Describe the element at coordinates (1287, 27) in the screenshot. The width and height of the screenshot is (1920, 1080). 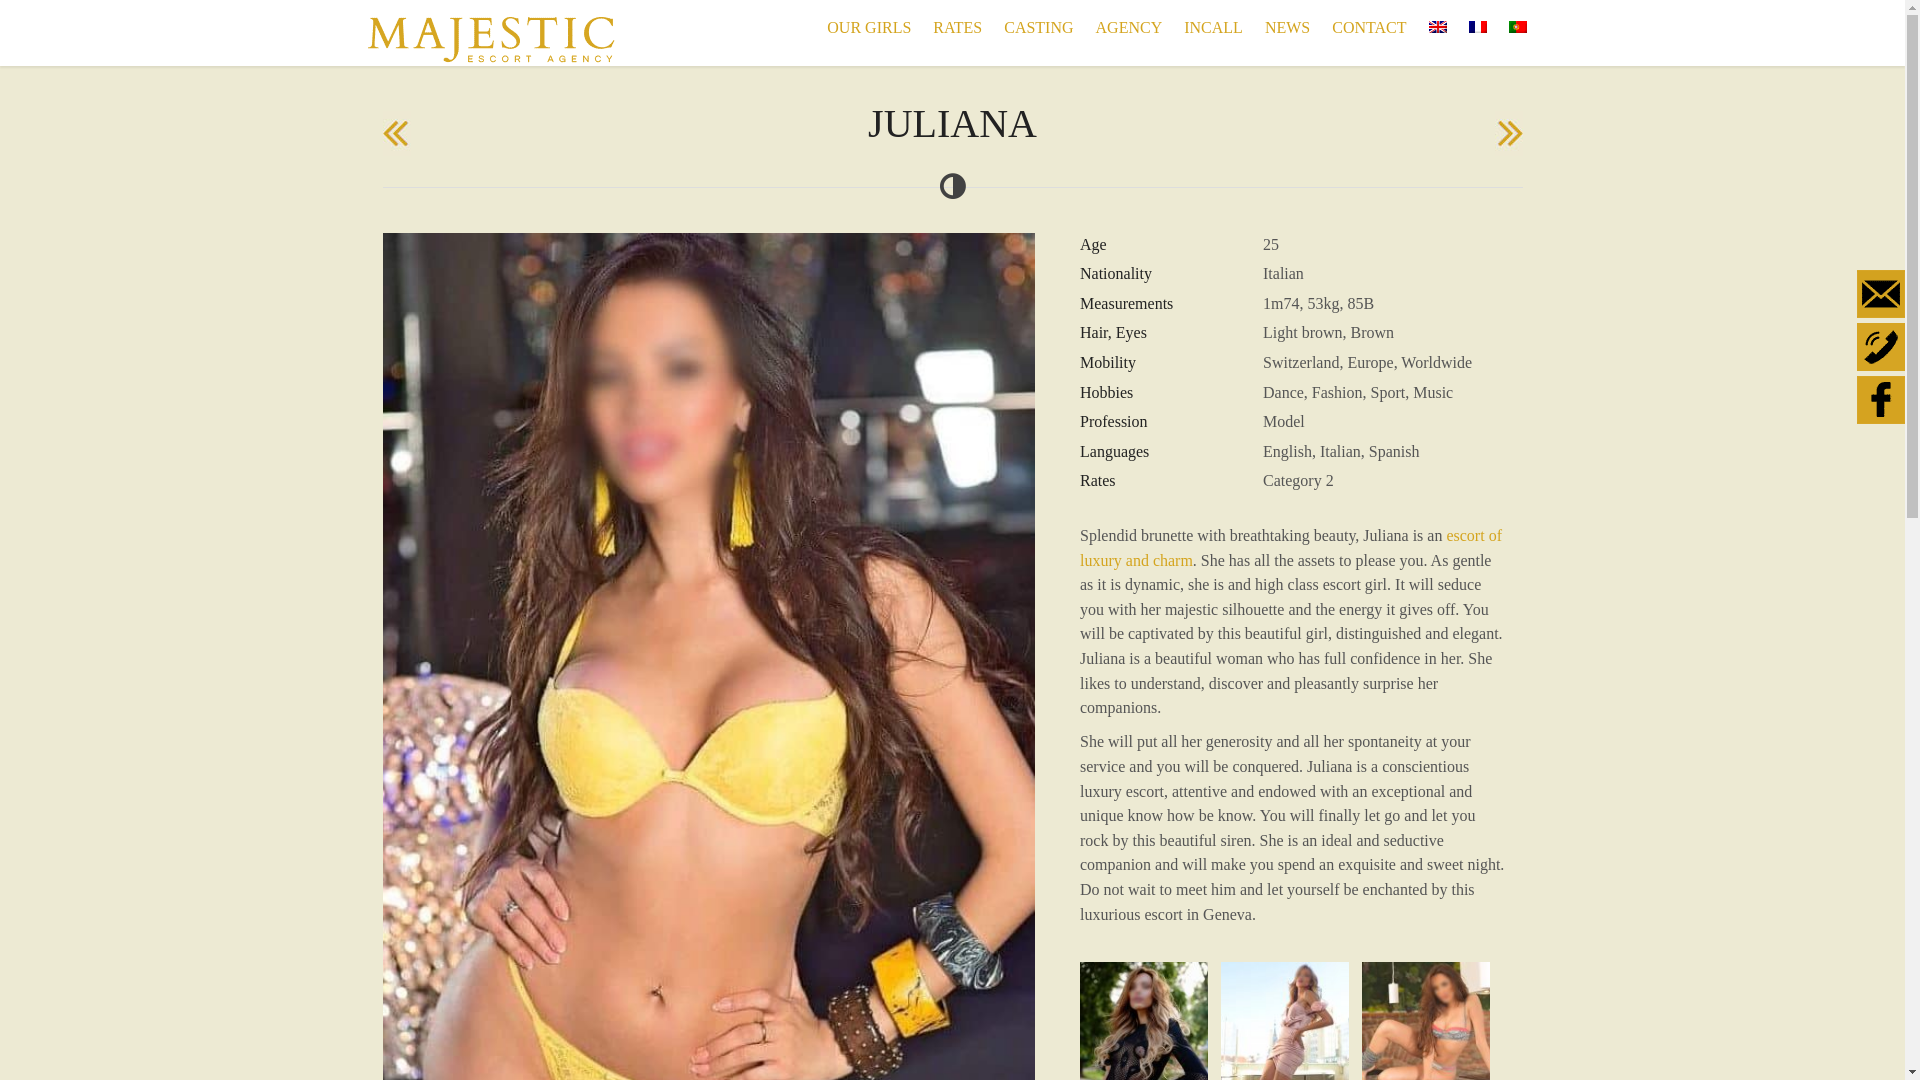
I see `'NEWS'` at that location.